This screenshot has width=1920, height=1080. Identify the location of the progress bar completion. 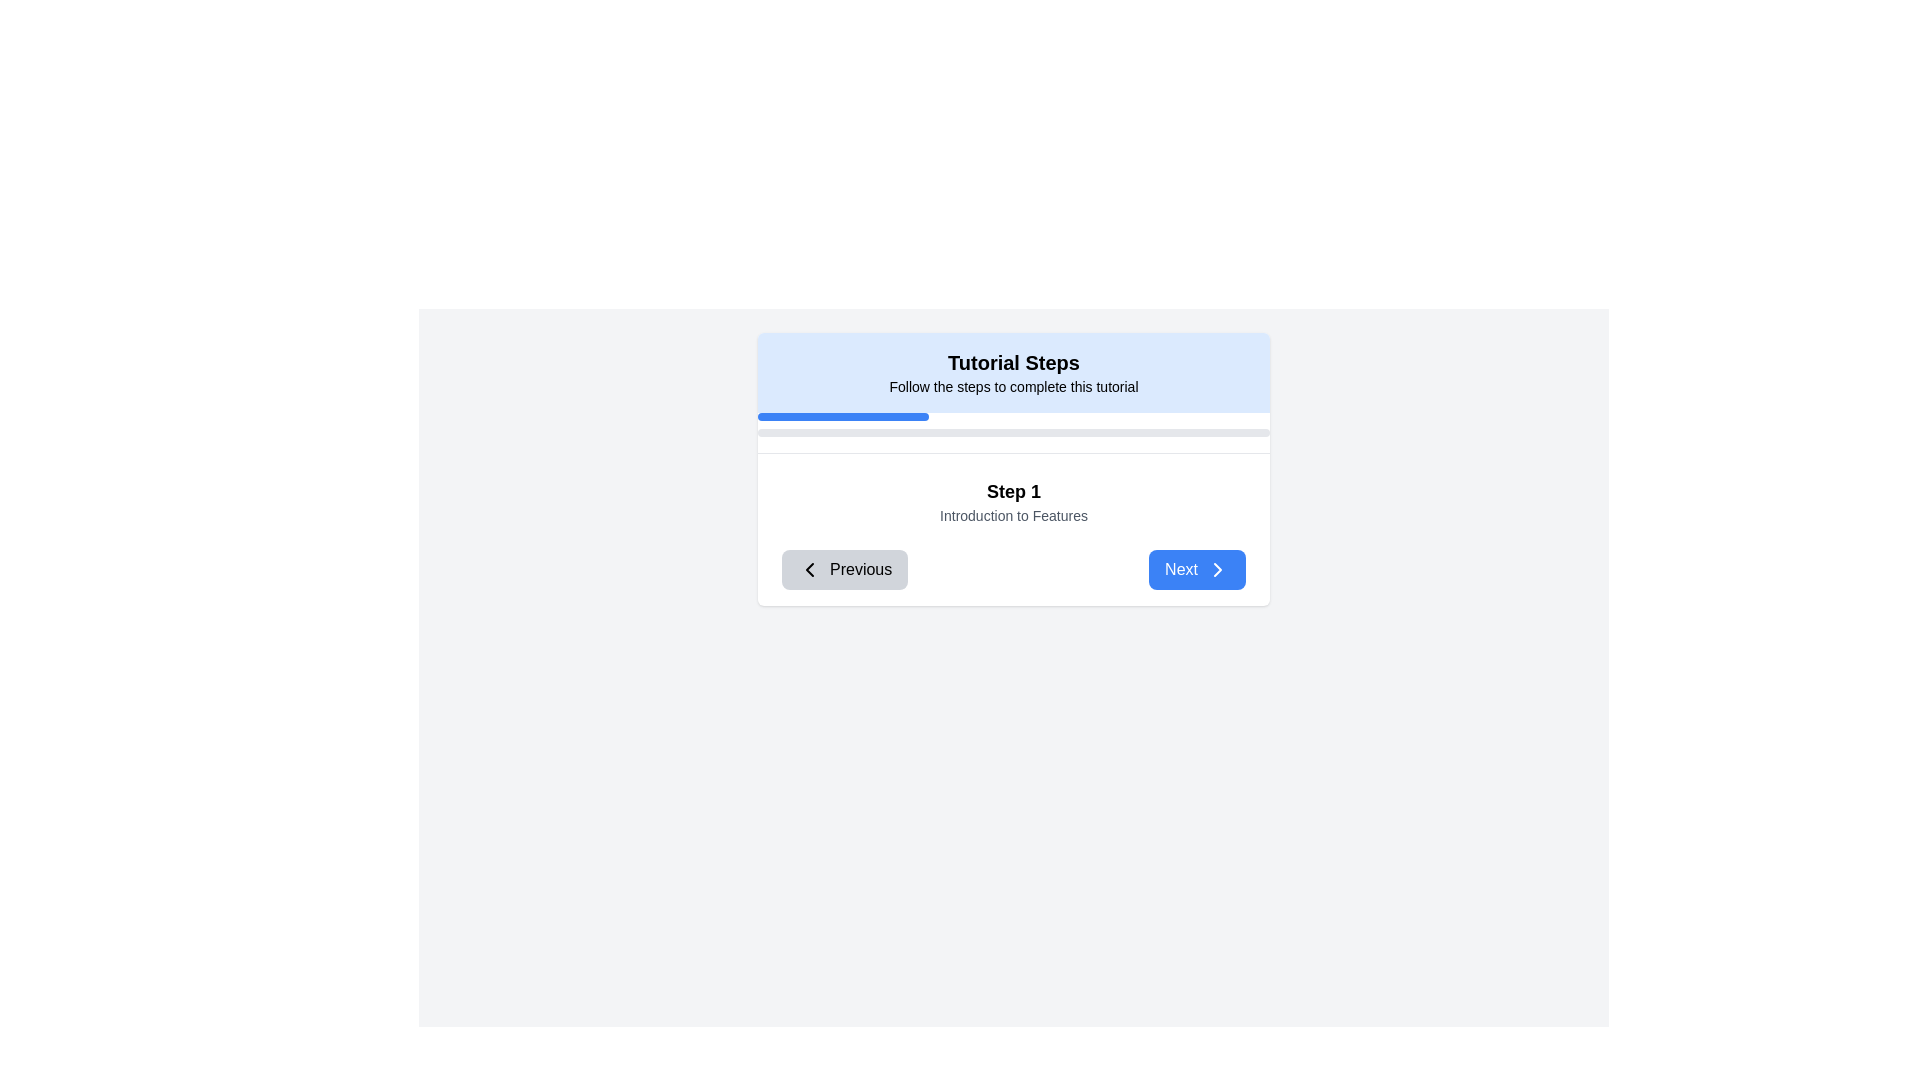
(787, 431).